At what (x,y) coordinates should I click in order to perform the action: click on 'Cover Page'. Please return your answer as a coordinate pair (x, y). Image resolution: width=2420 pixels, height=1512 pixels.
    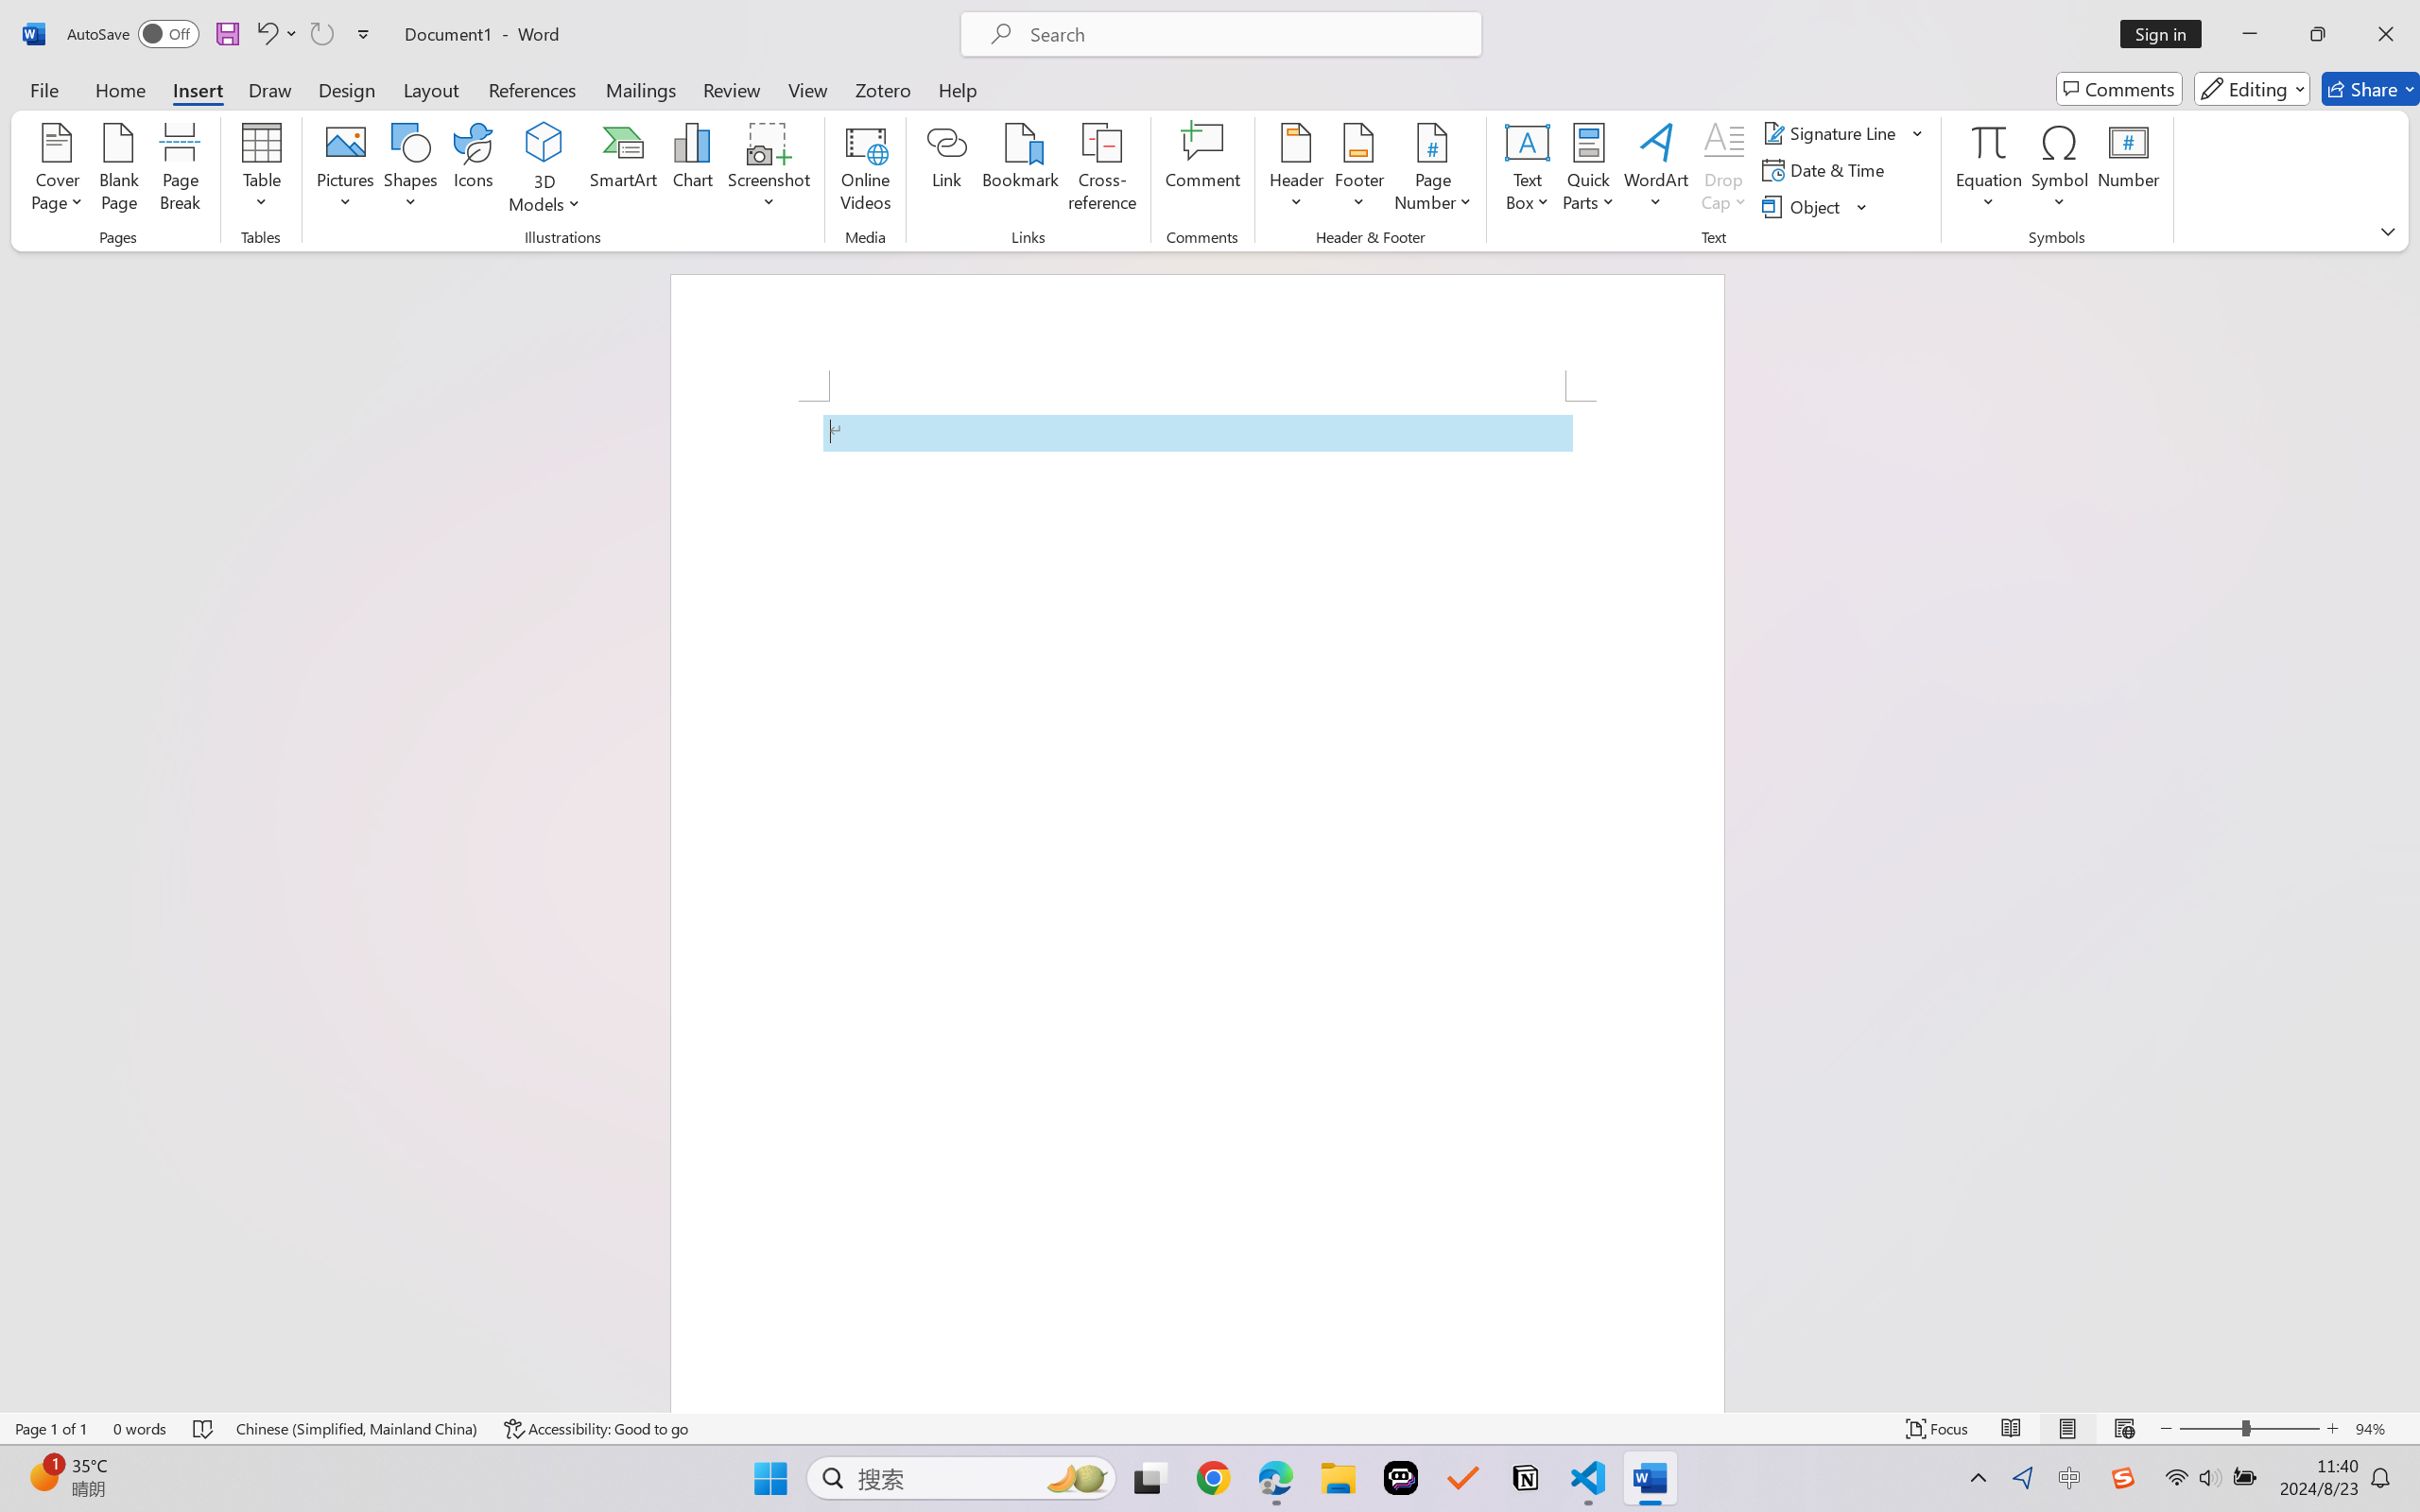
    Looking at the image, I should click on (57, 170).